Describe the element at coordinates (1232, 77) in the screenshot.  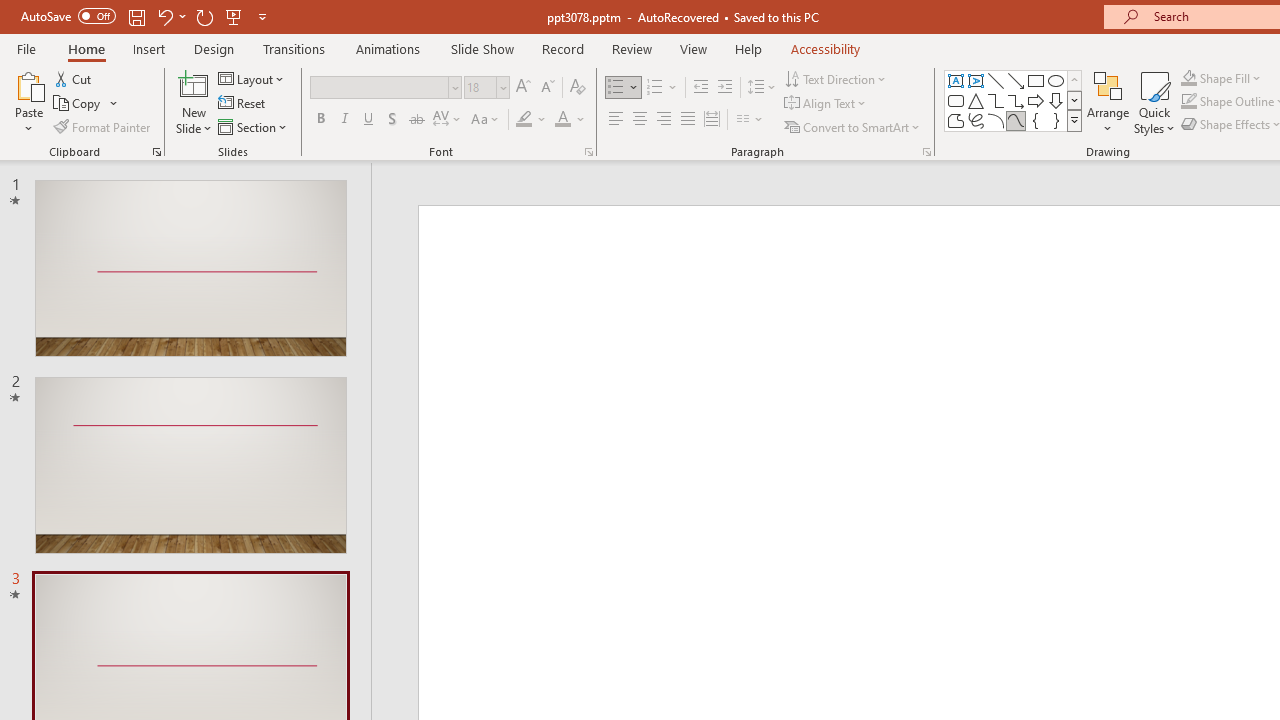
I see `'More Options'` at that location.